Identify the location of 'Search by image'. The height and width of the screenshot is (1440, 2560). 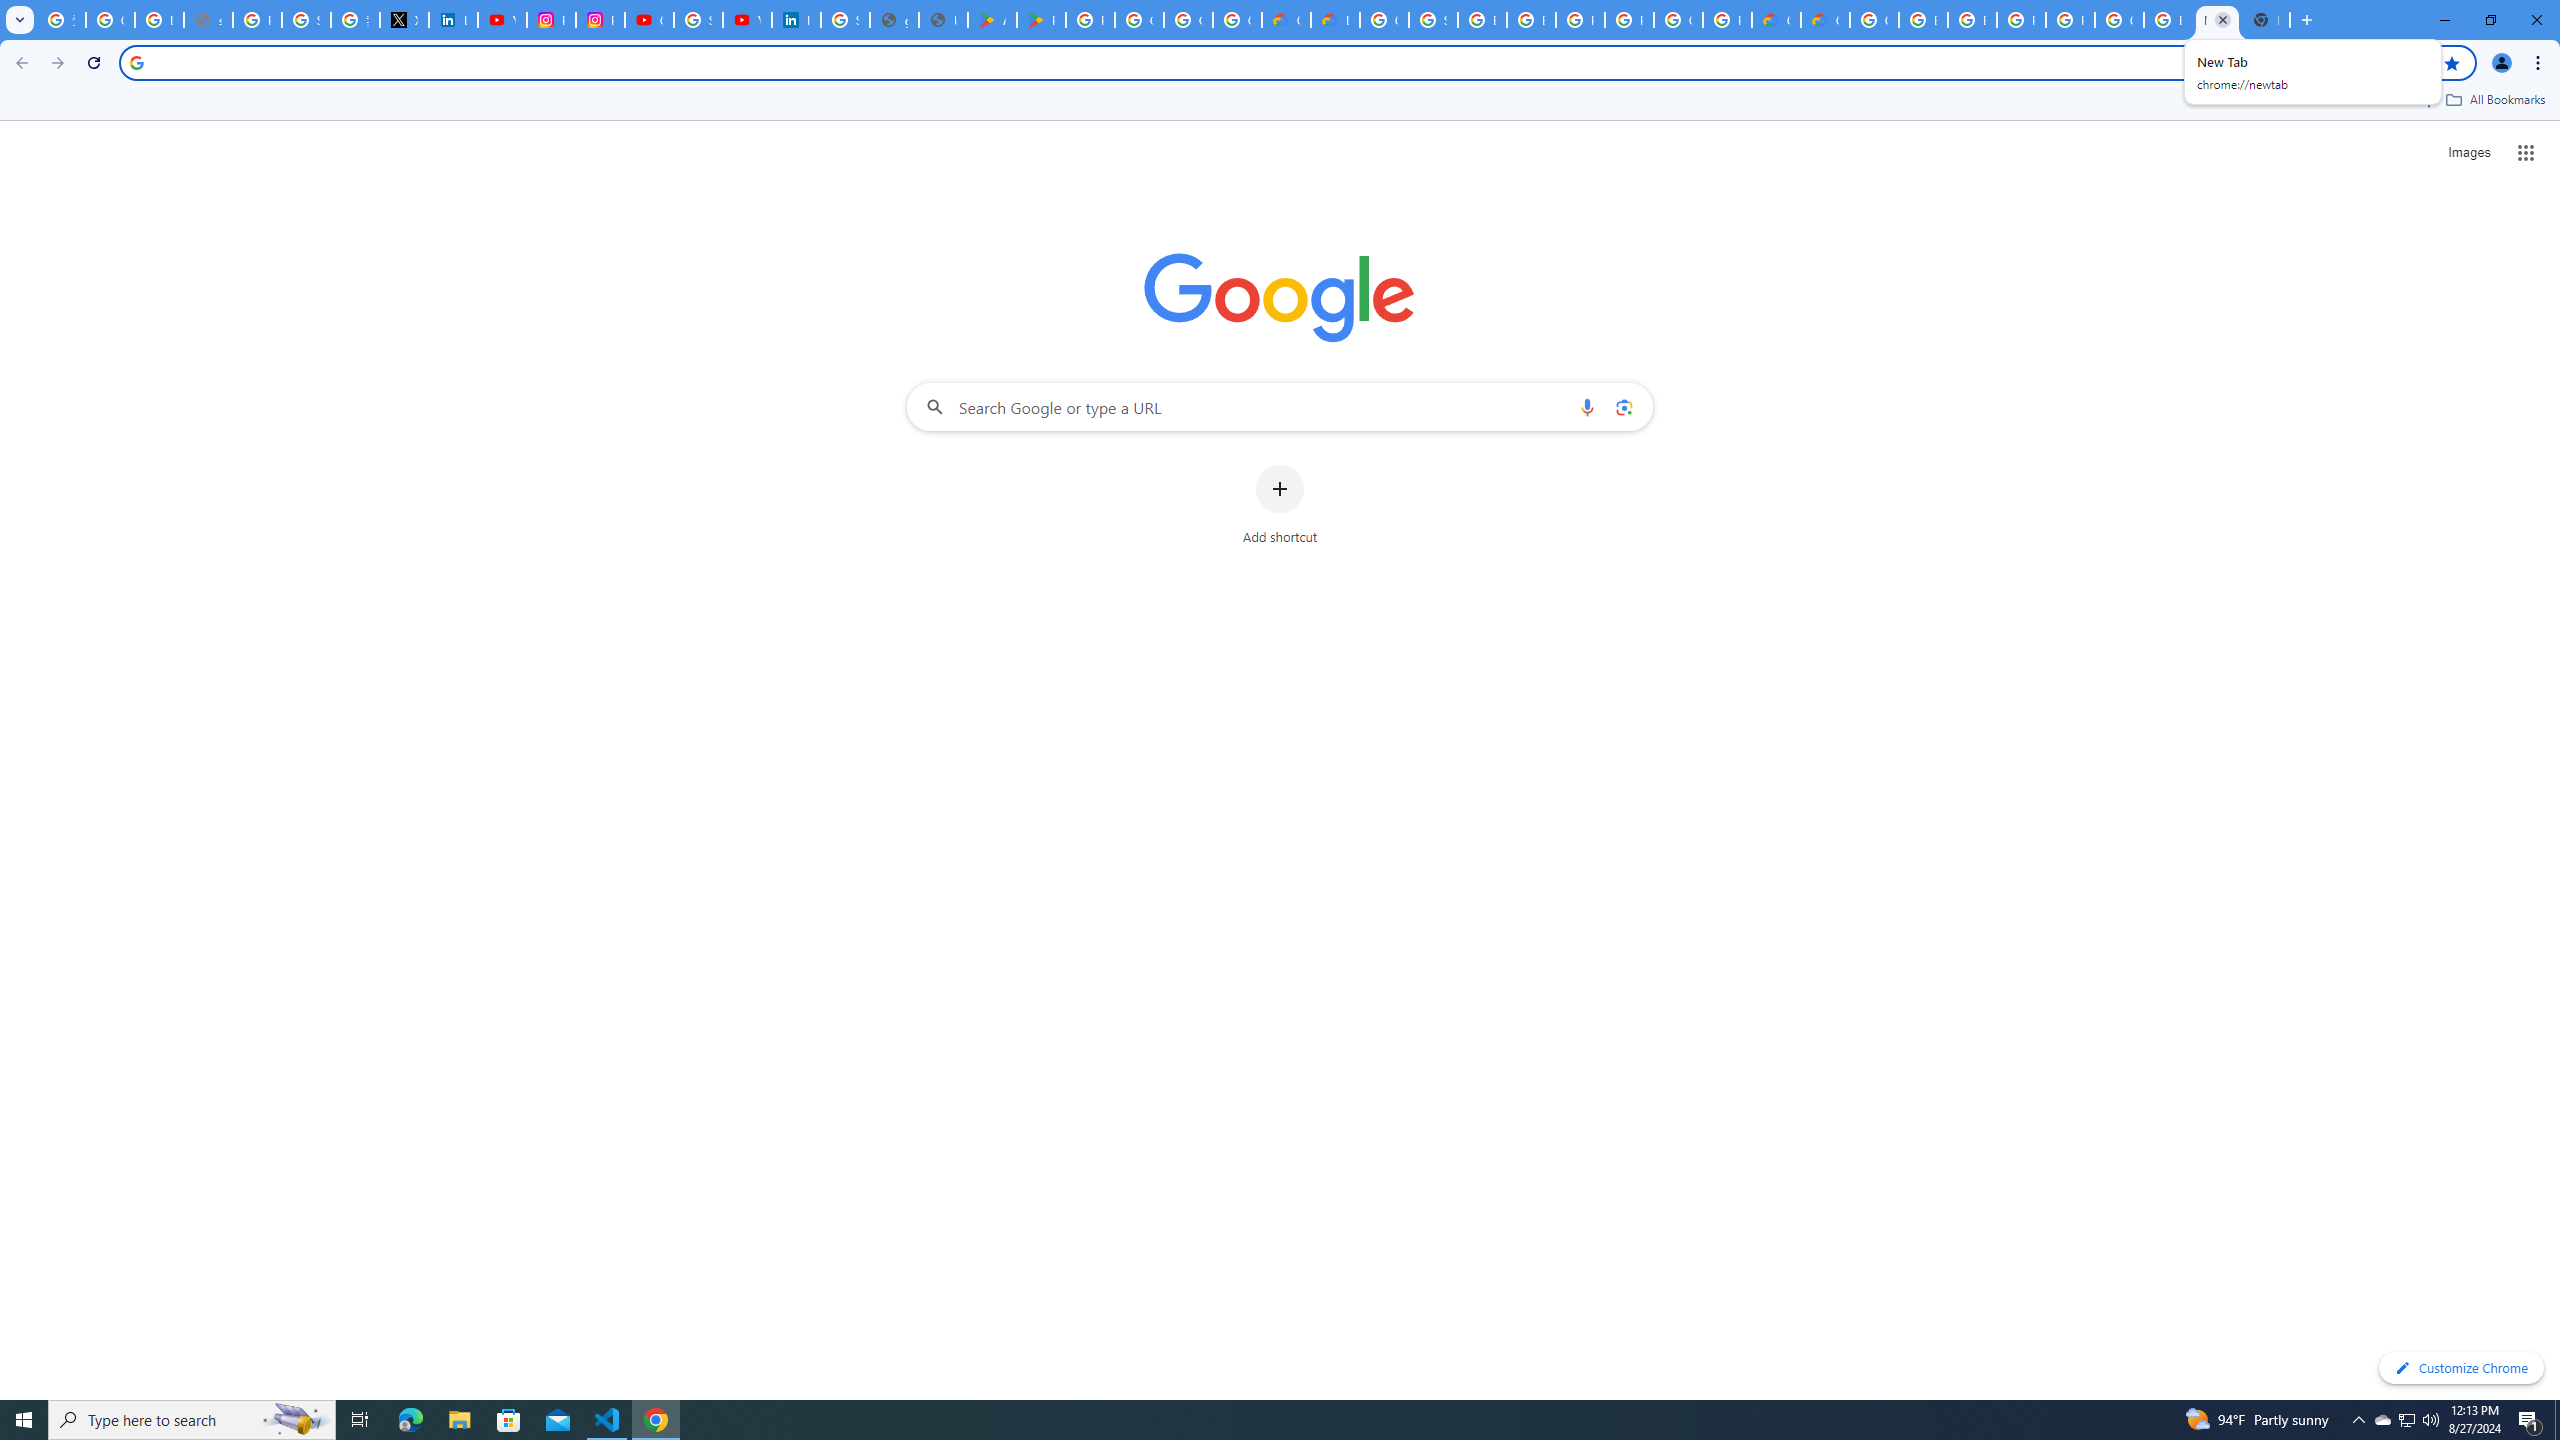
(1622, 405).